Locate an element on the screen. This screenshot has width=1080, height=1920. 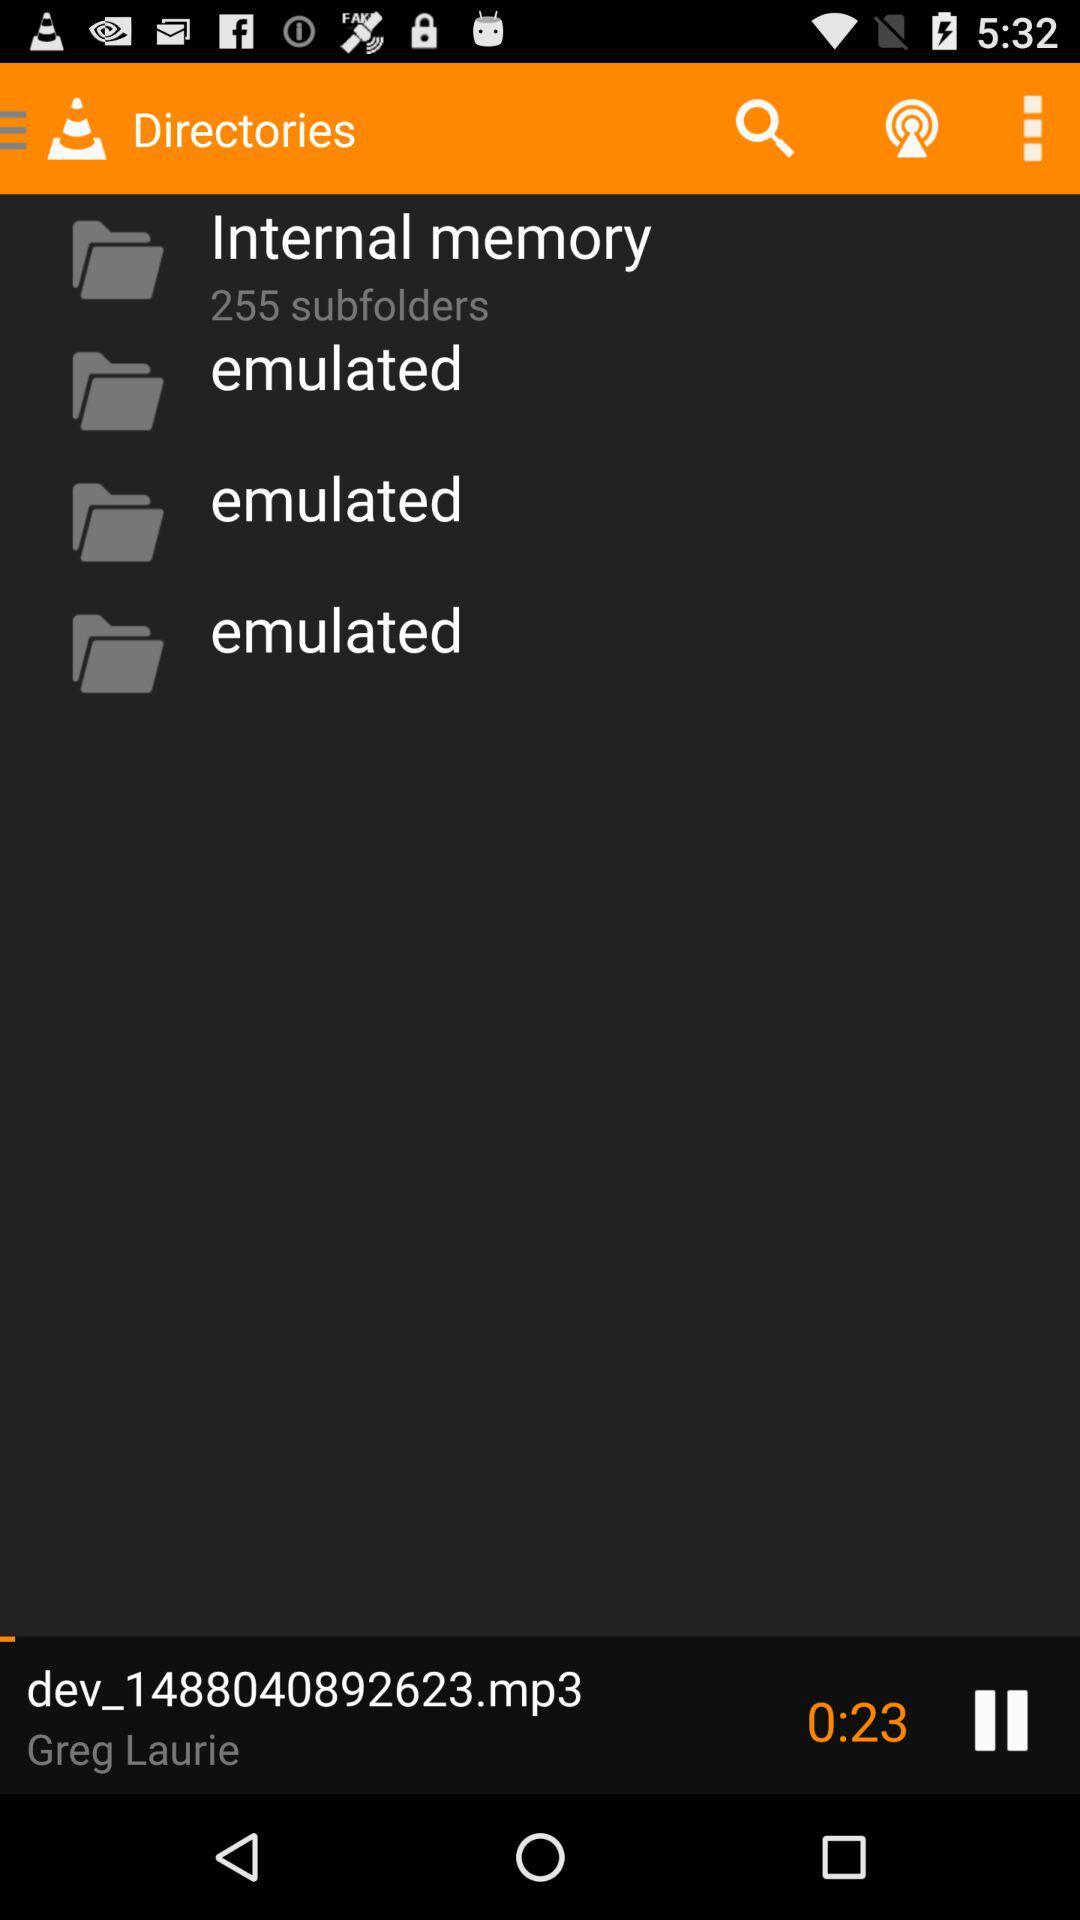
the 255 subfolders app is located at coordinates (348, 299).